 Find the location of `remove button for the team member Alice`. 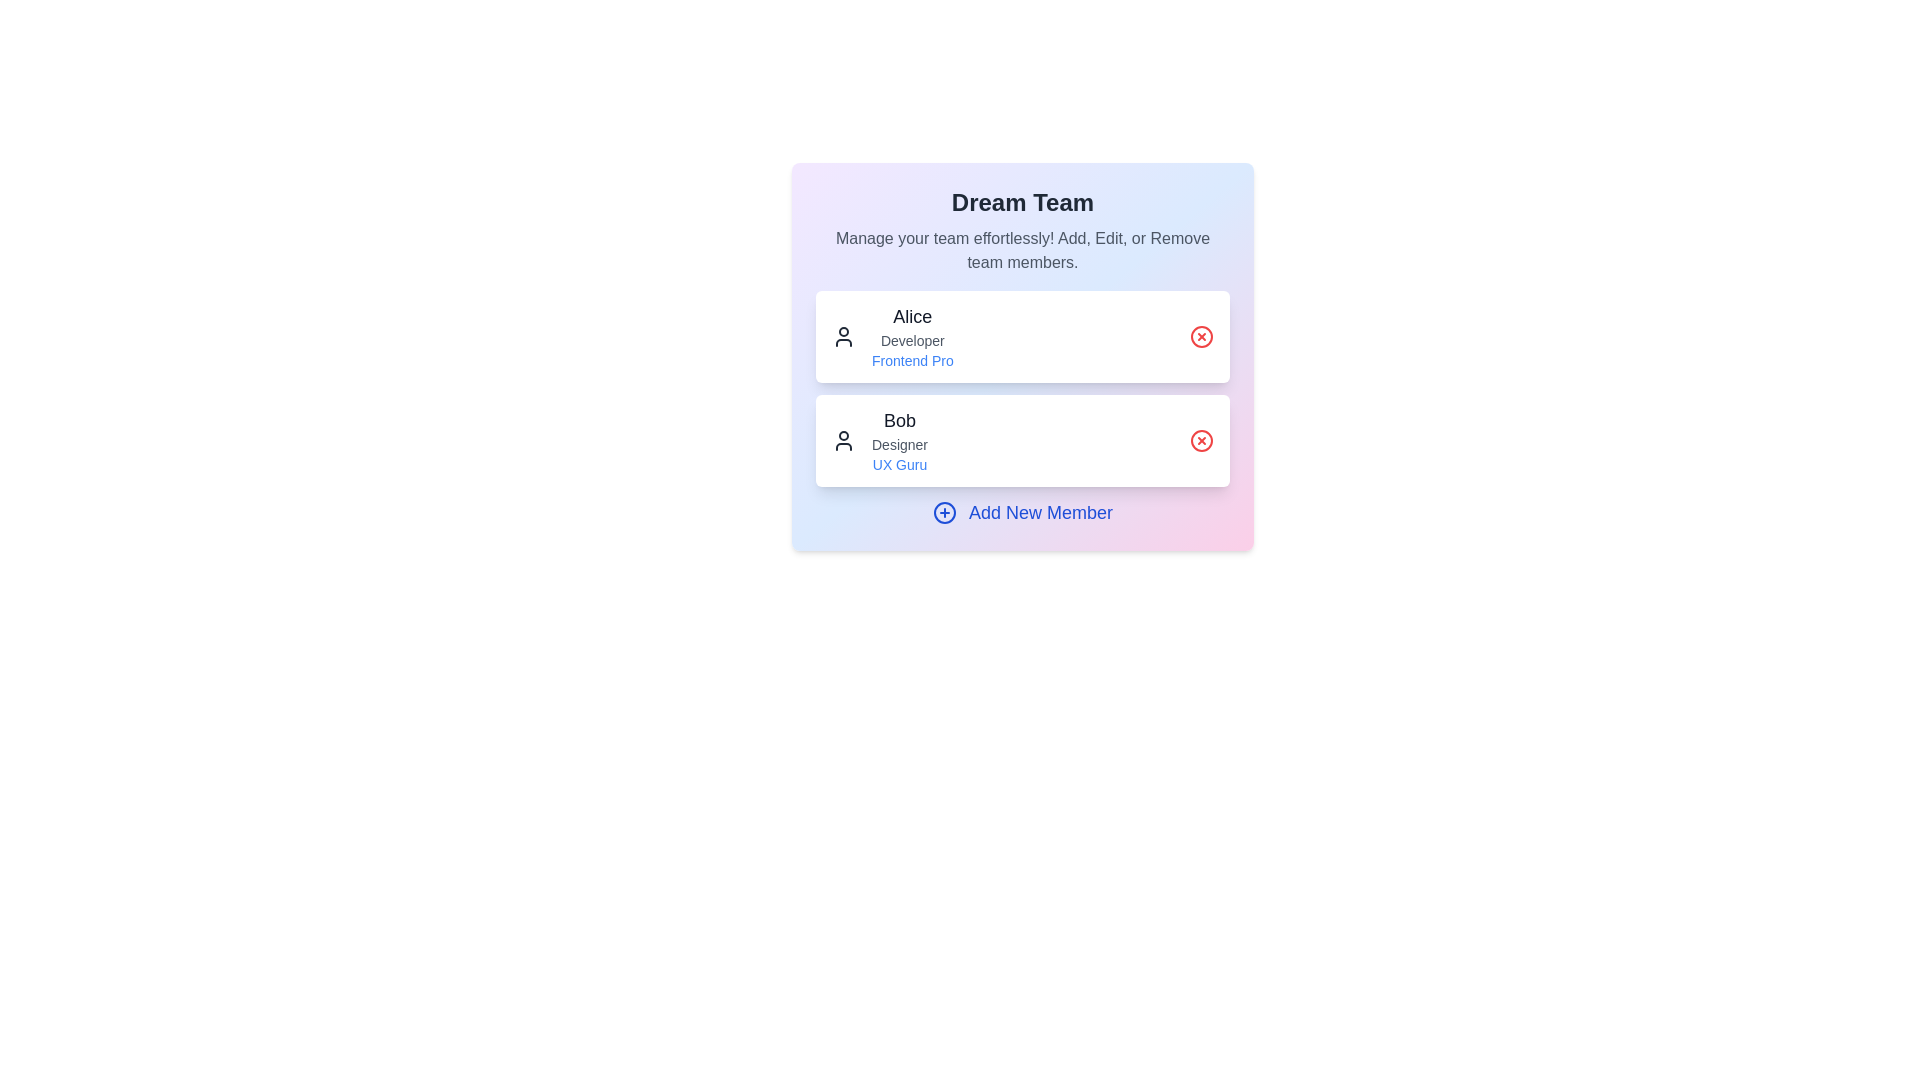

remove button for the team member Alice is located at coordinates (1200, 335).